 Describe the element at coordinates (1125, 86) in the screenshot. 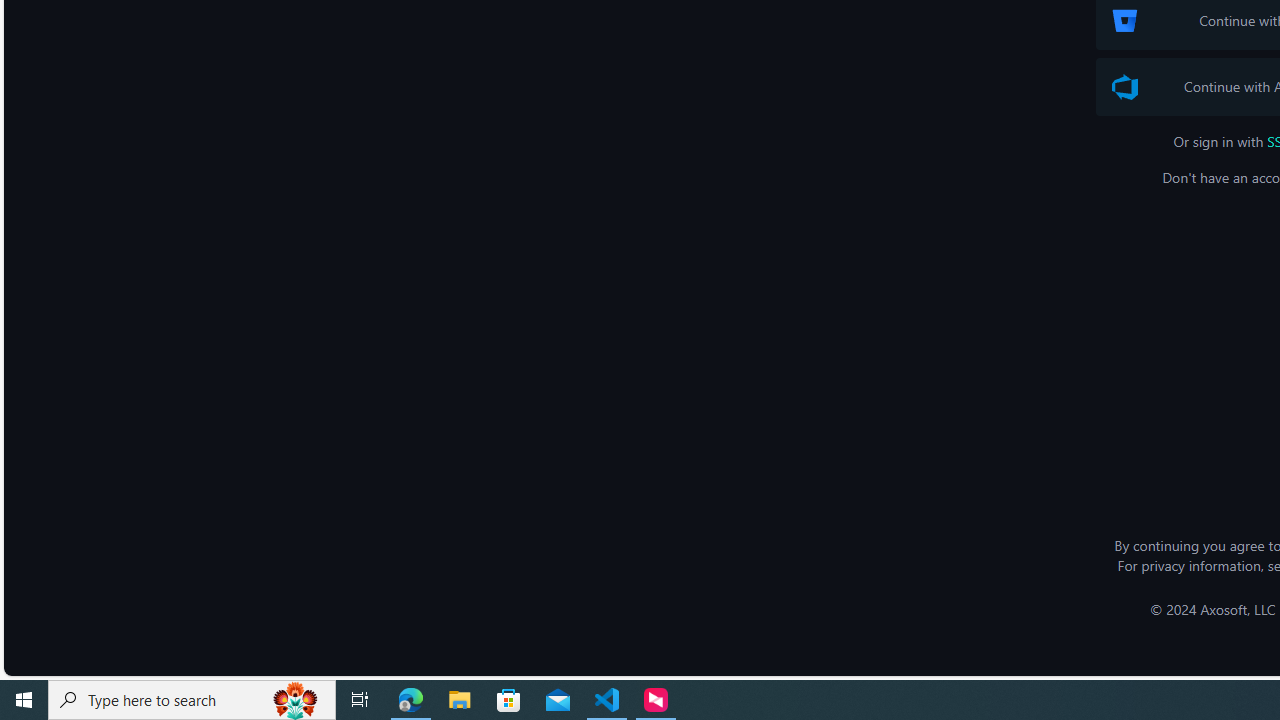

I see `'Azure DevOps Logo'` at that location.